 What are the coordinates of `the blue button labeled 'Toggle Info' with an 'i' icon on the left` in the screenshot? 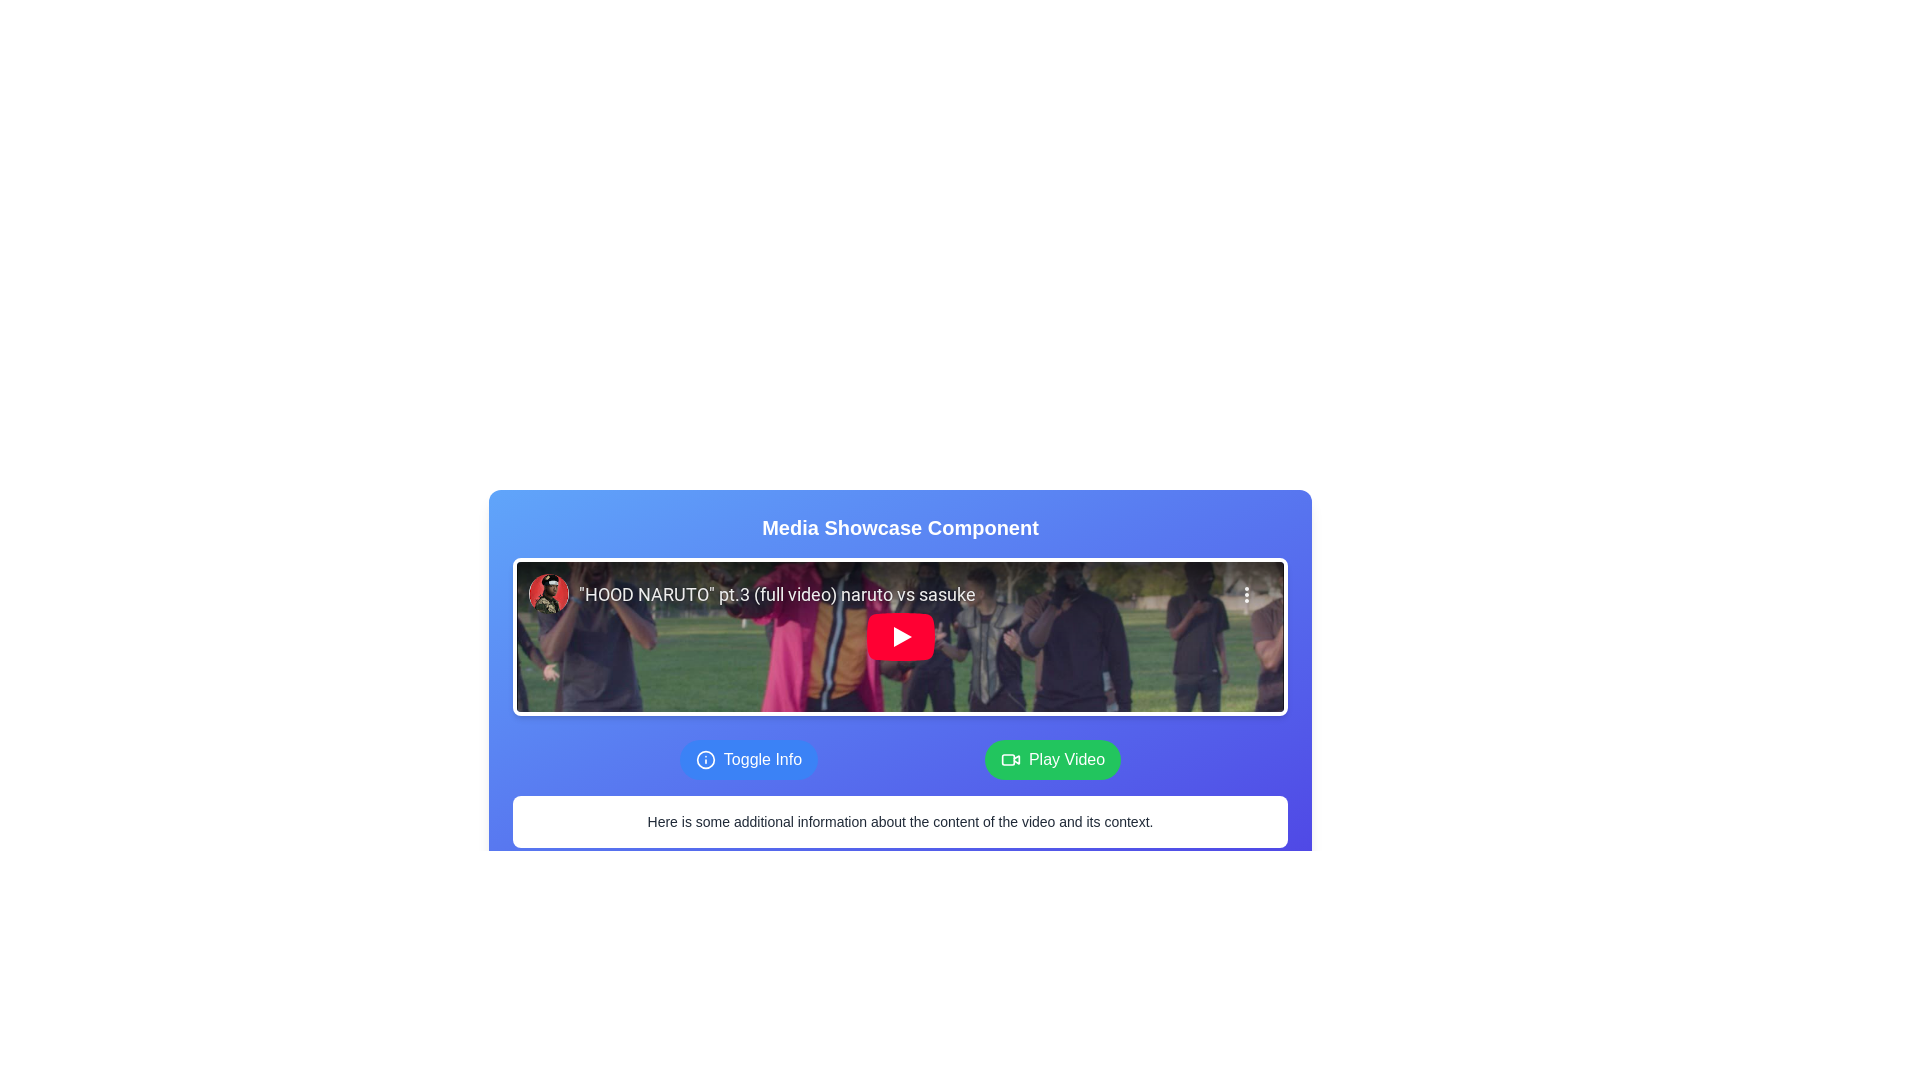 It's located at (747, 759).